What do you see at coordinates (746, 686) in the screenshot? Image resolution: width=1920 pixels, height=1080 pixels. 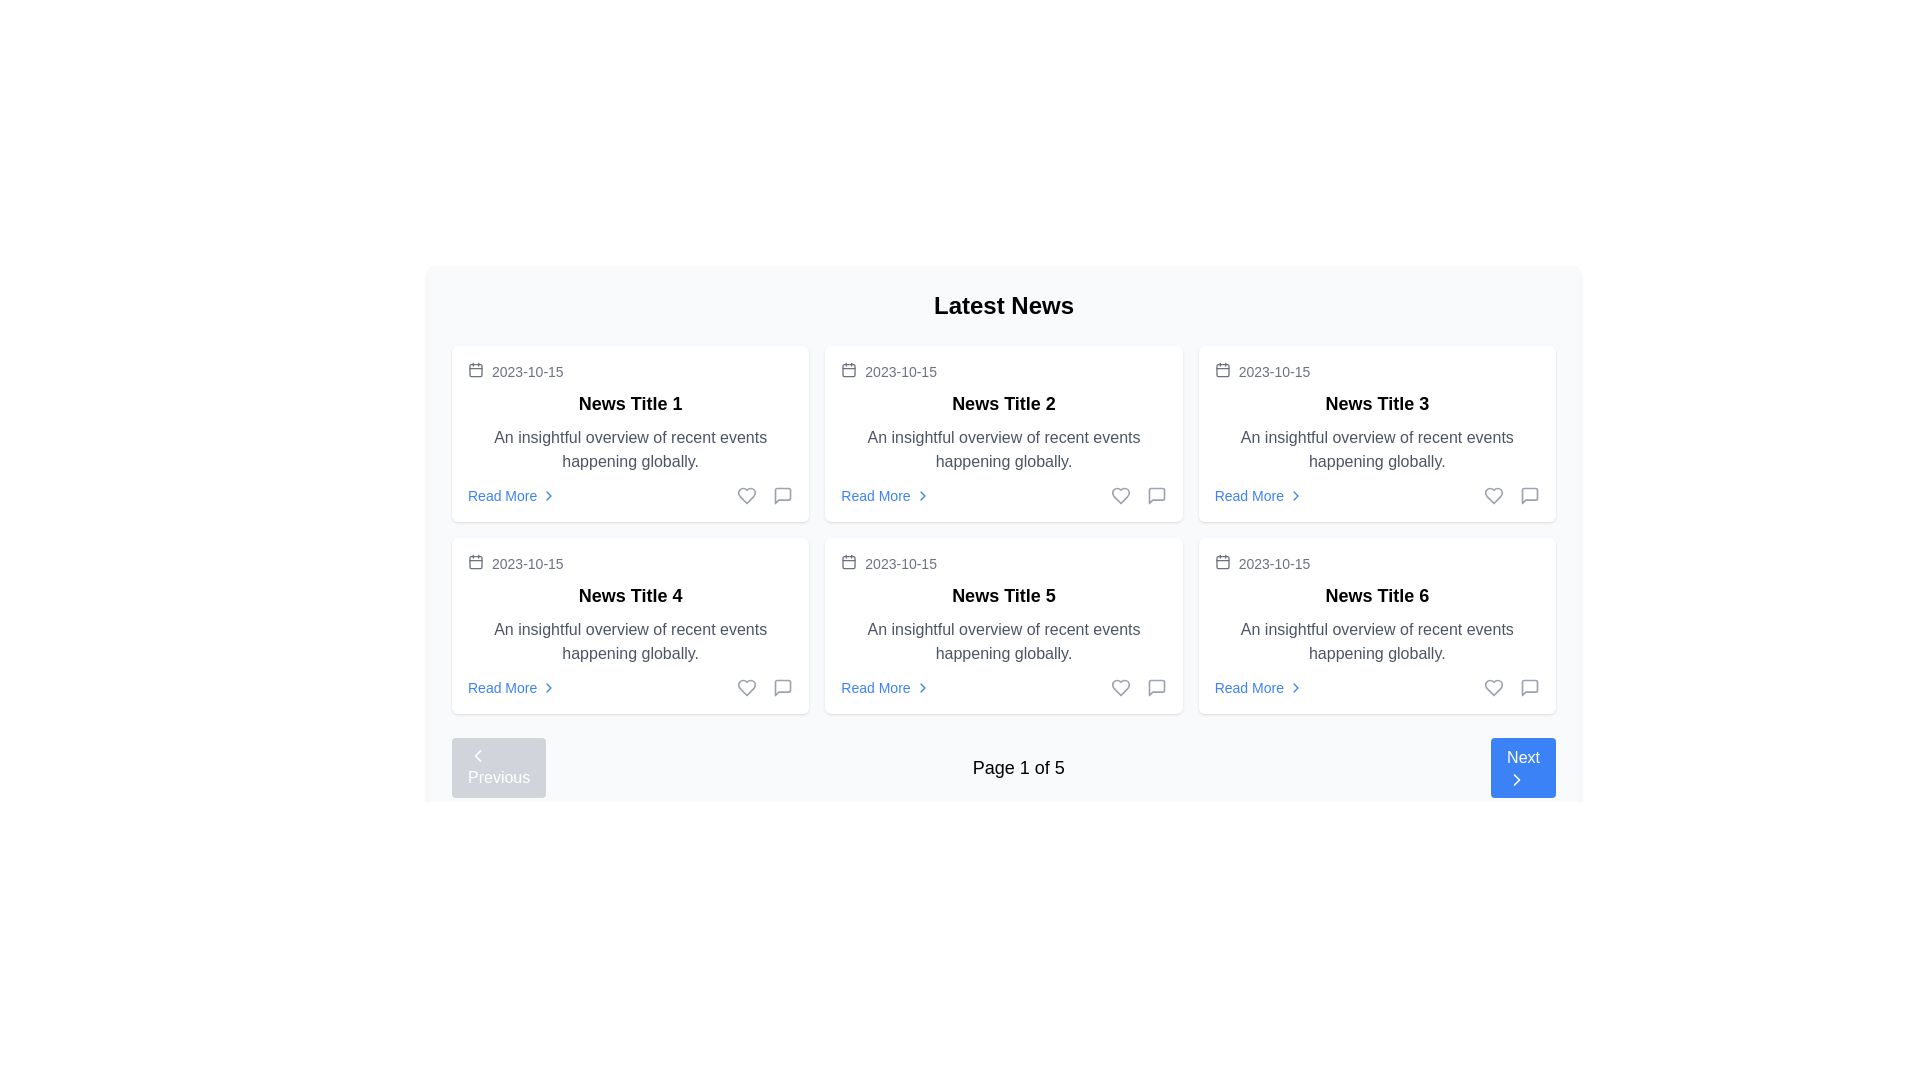 I see `the heart icon located in the bottom-right section of the card corresponding to 'News Title 4'` at bounding box center [746, 686].